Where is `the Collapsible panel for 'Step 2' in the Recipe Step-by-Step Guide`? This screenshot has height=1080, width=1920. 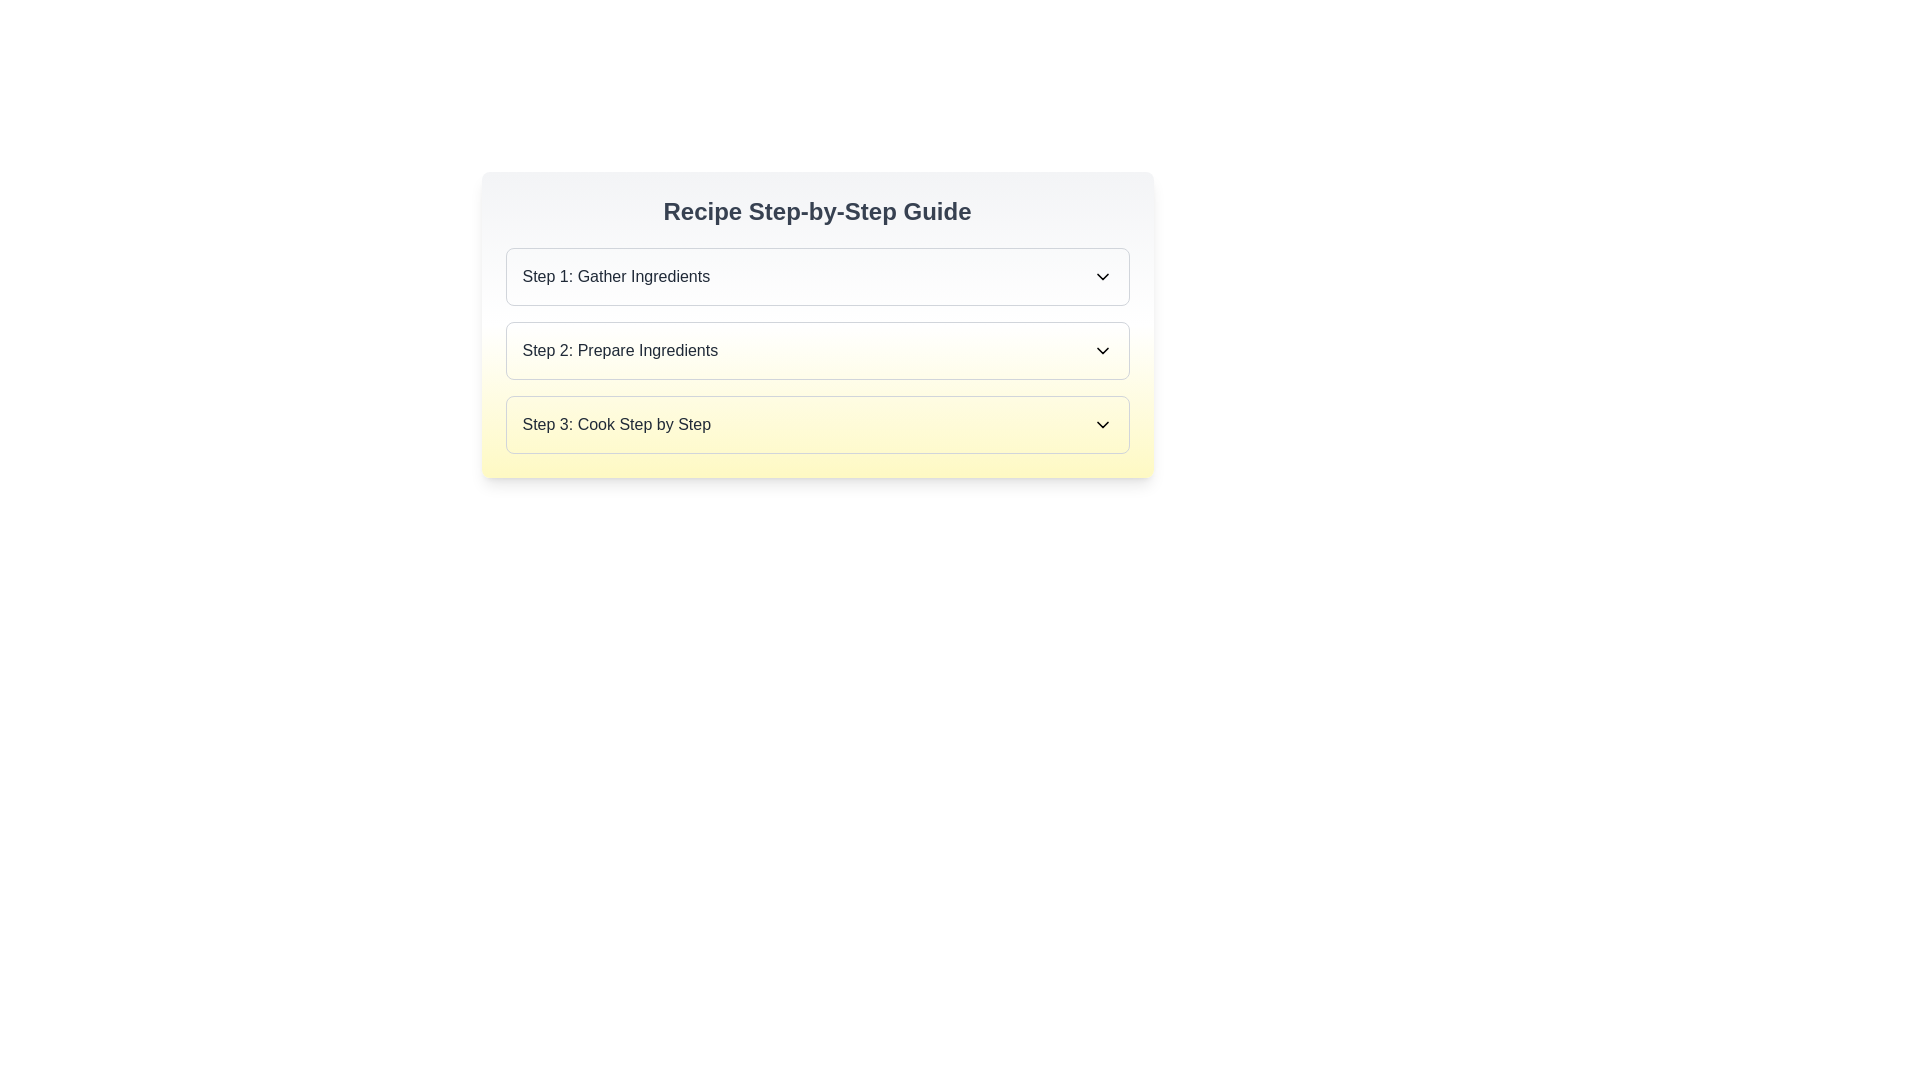
the Collapsible panel for 'Step 2' in the Recipe Step-by-Step Guide is located at coordinates (817, 350).